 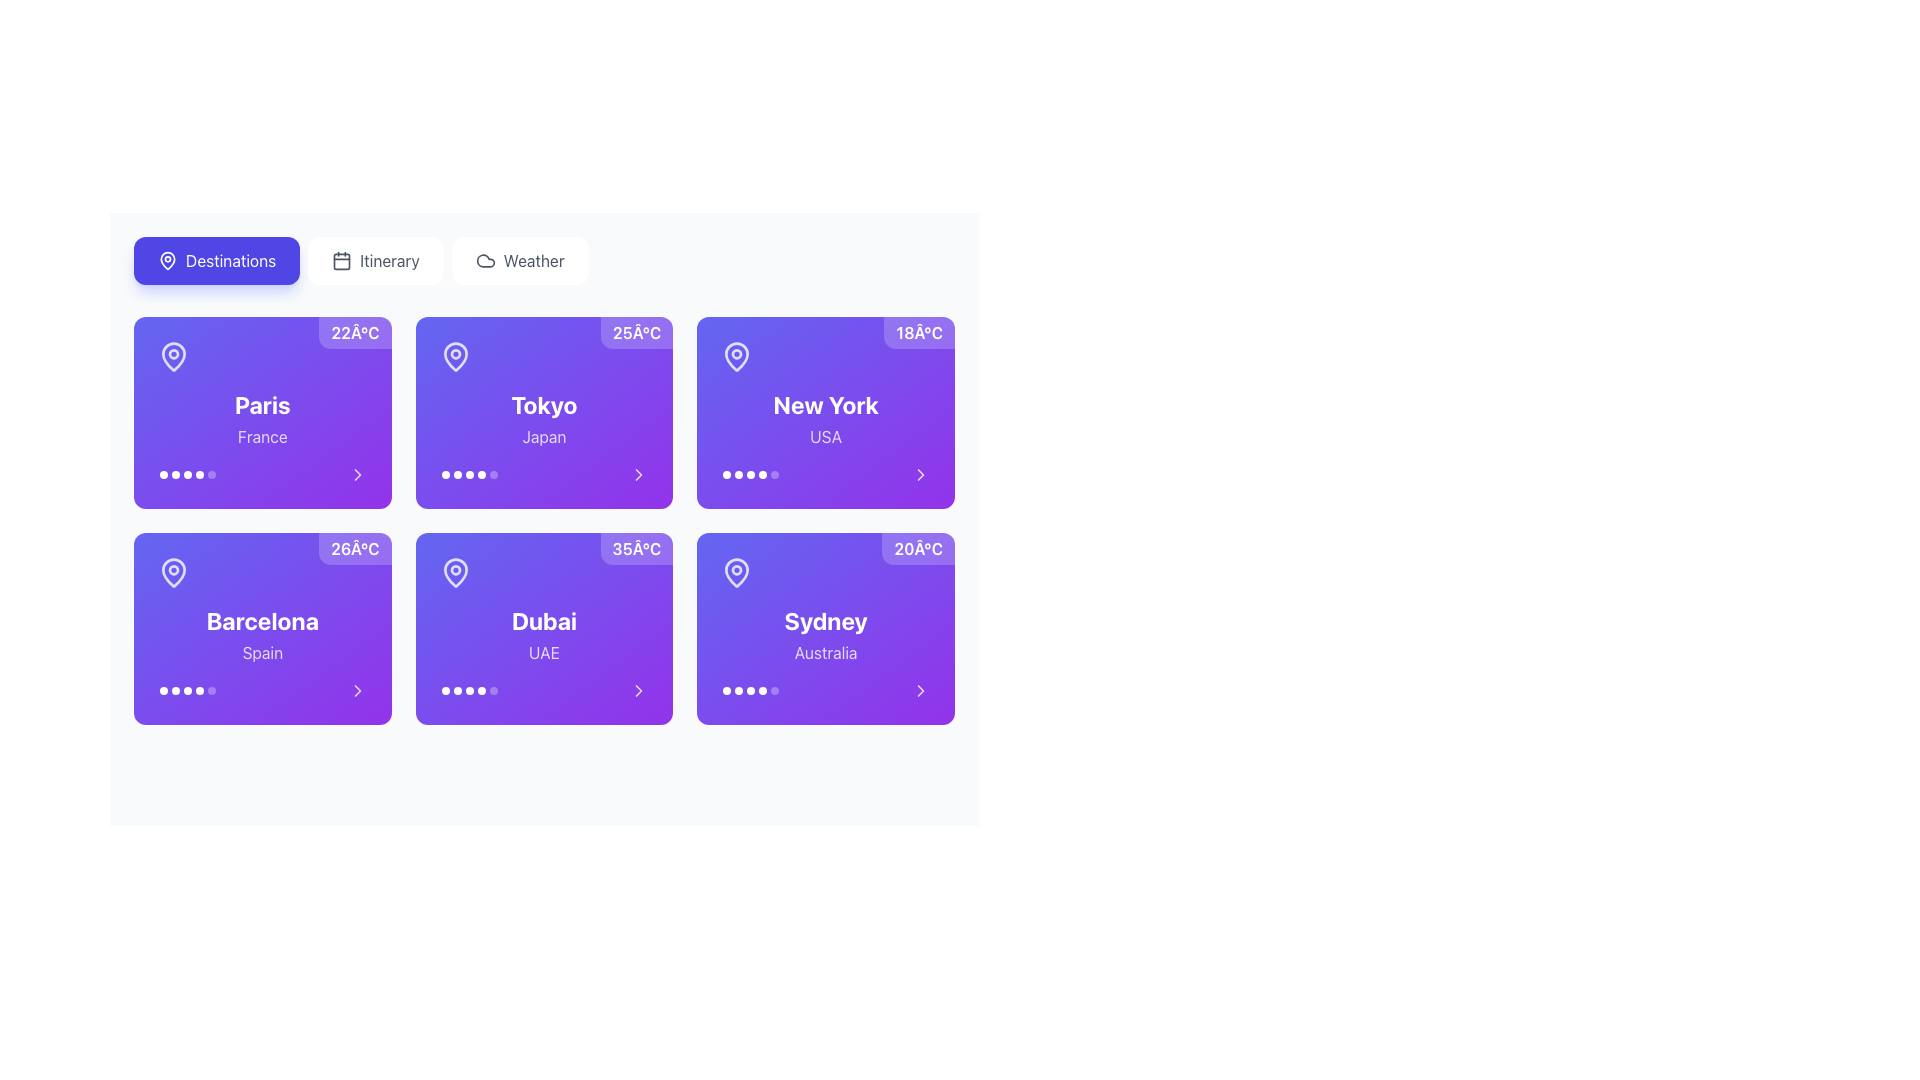 What do you see at coordinates (261, 435) in the screenshot?
I see `the static text label reading 'France', which is styled in a slightly muted white color and positioned directly below the 'Paris' title text within a card that has a gradient purple background` at bounding box center [261, 435].